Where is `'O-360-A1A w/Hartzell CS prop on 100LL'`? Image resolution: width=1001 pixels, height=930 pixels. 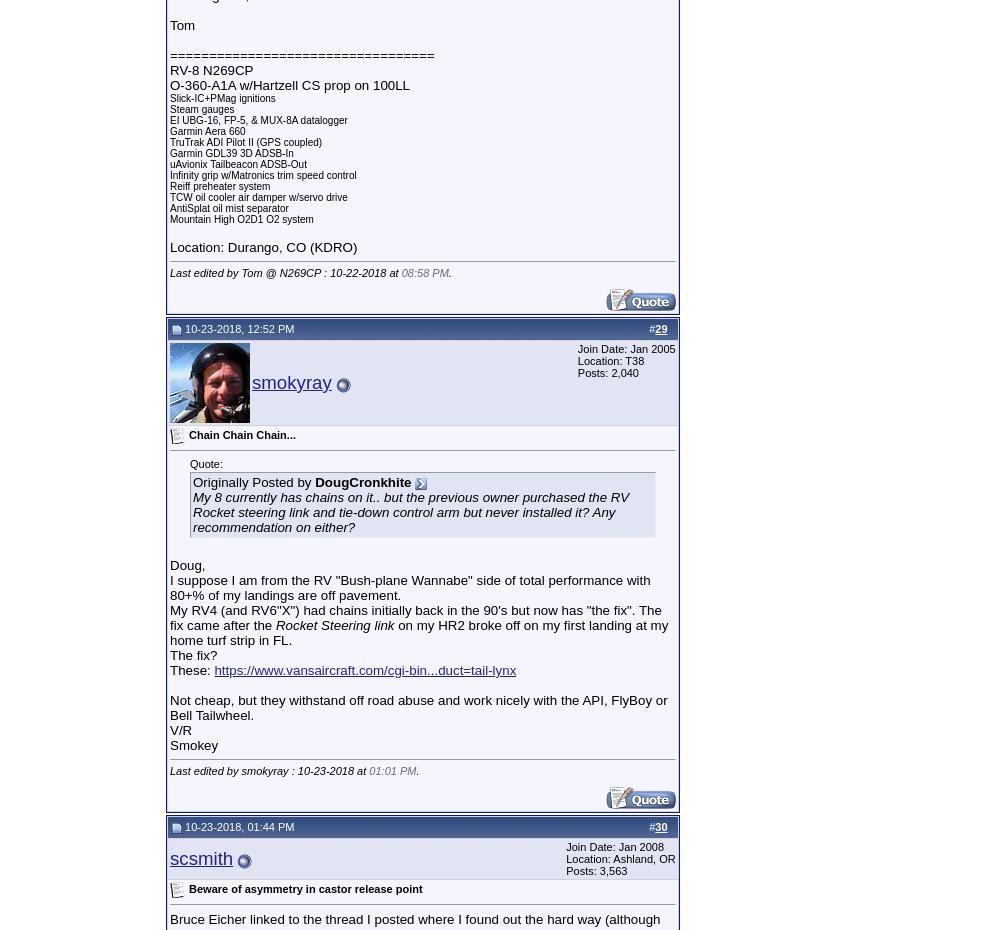
'O-360-A1A w/Hartzell CS prop on 100LL' is located at coordinates (169, 85).